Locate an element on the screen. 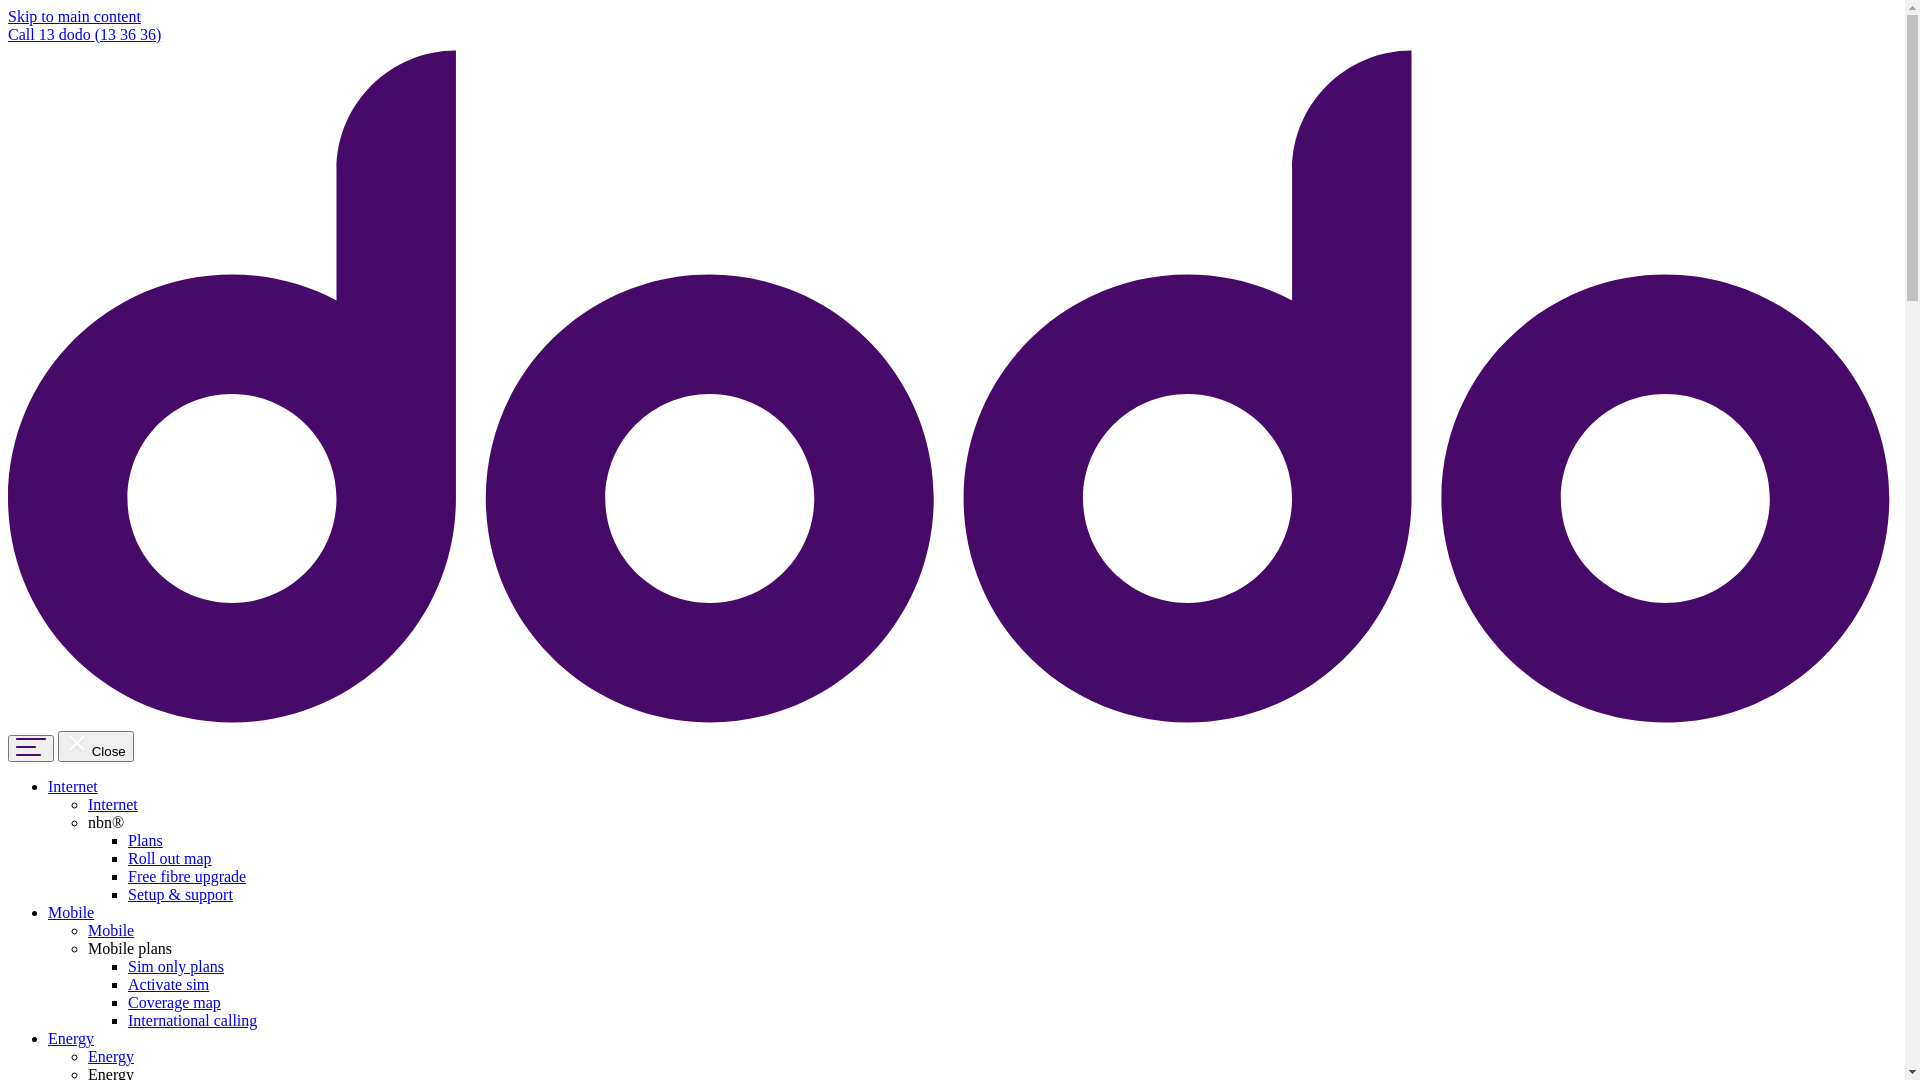 The width and height of the screenshot is (1920, 1080). 'Internet' is located at coordinates (112, 803).